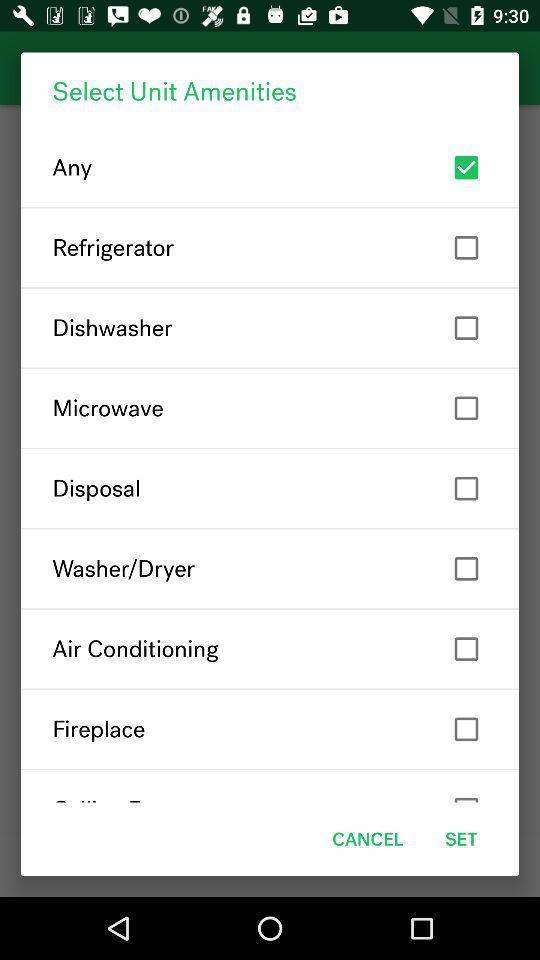 This screenshot has height=960, width=540. I want to click on the item below the dishwasher item, so click(270, 407).